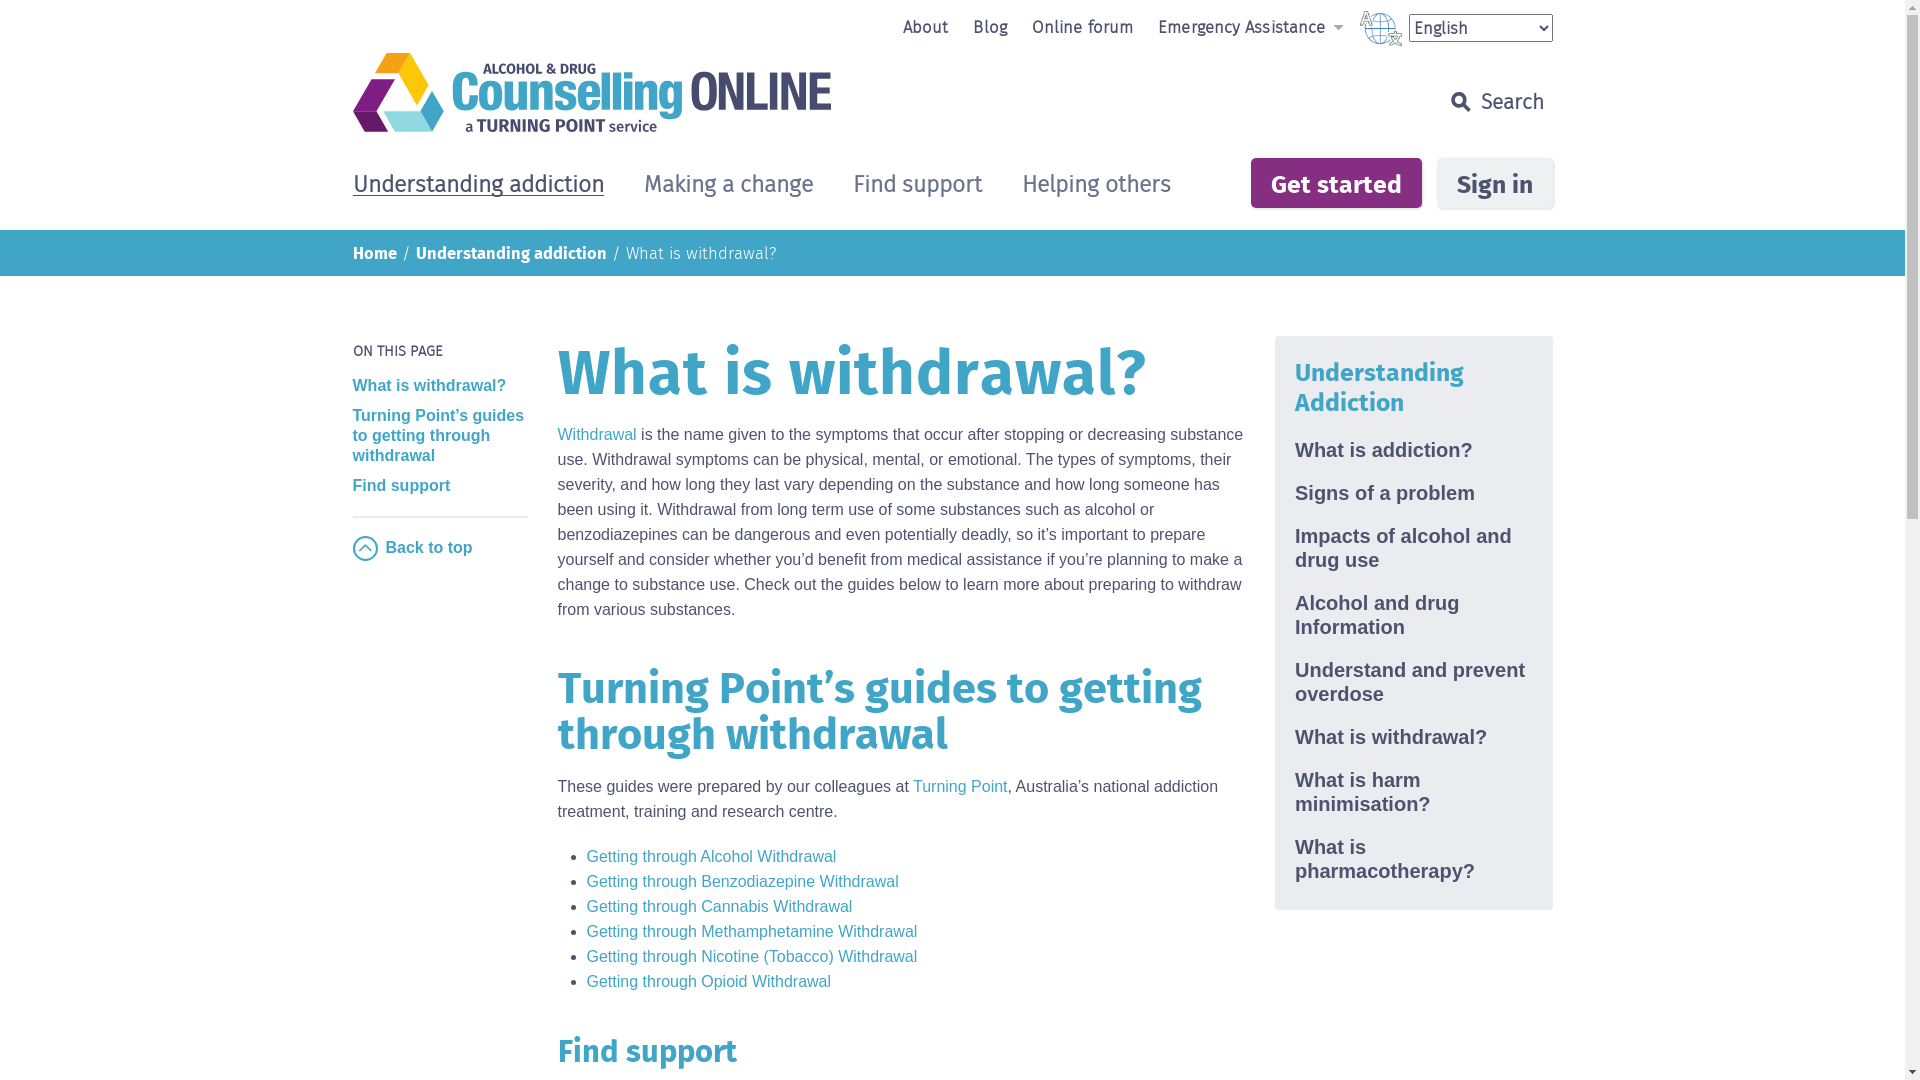  Describe the element at coordinates (1095, 185) in the screenshot. I see `'Helping others'` at that location.